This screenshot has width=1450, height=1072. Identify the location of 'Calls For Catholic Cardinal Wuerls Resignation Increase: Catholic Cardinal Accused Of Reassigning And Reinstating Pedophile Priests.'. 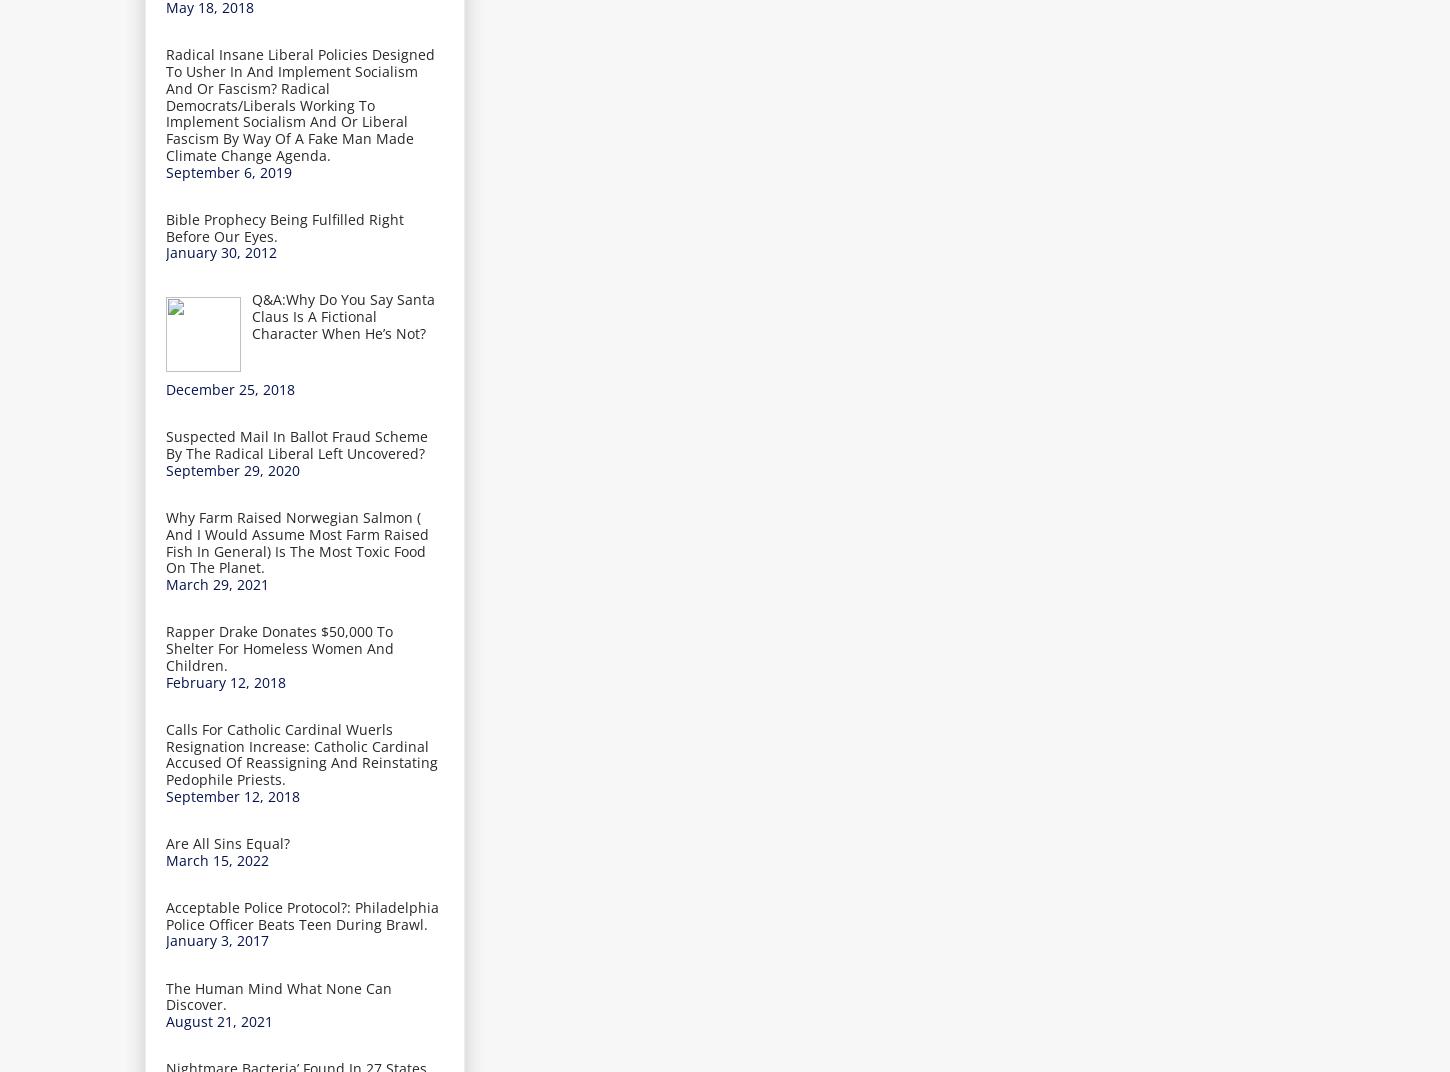
(165, 754).